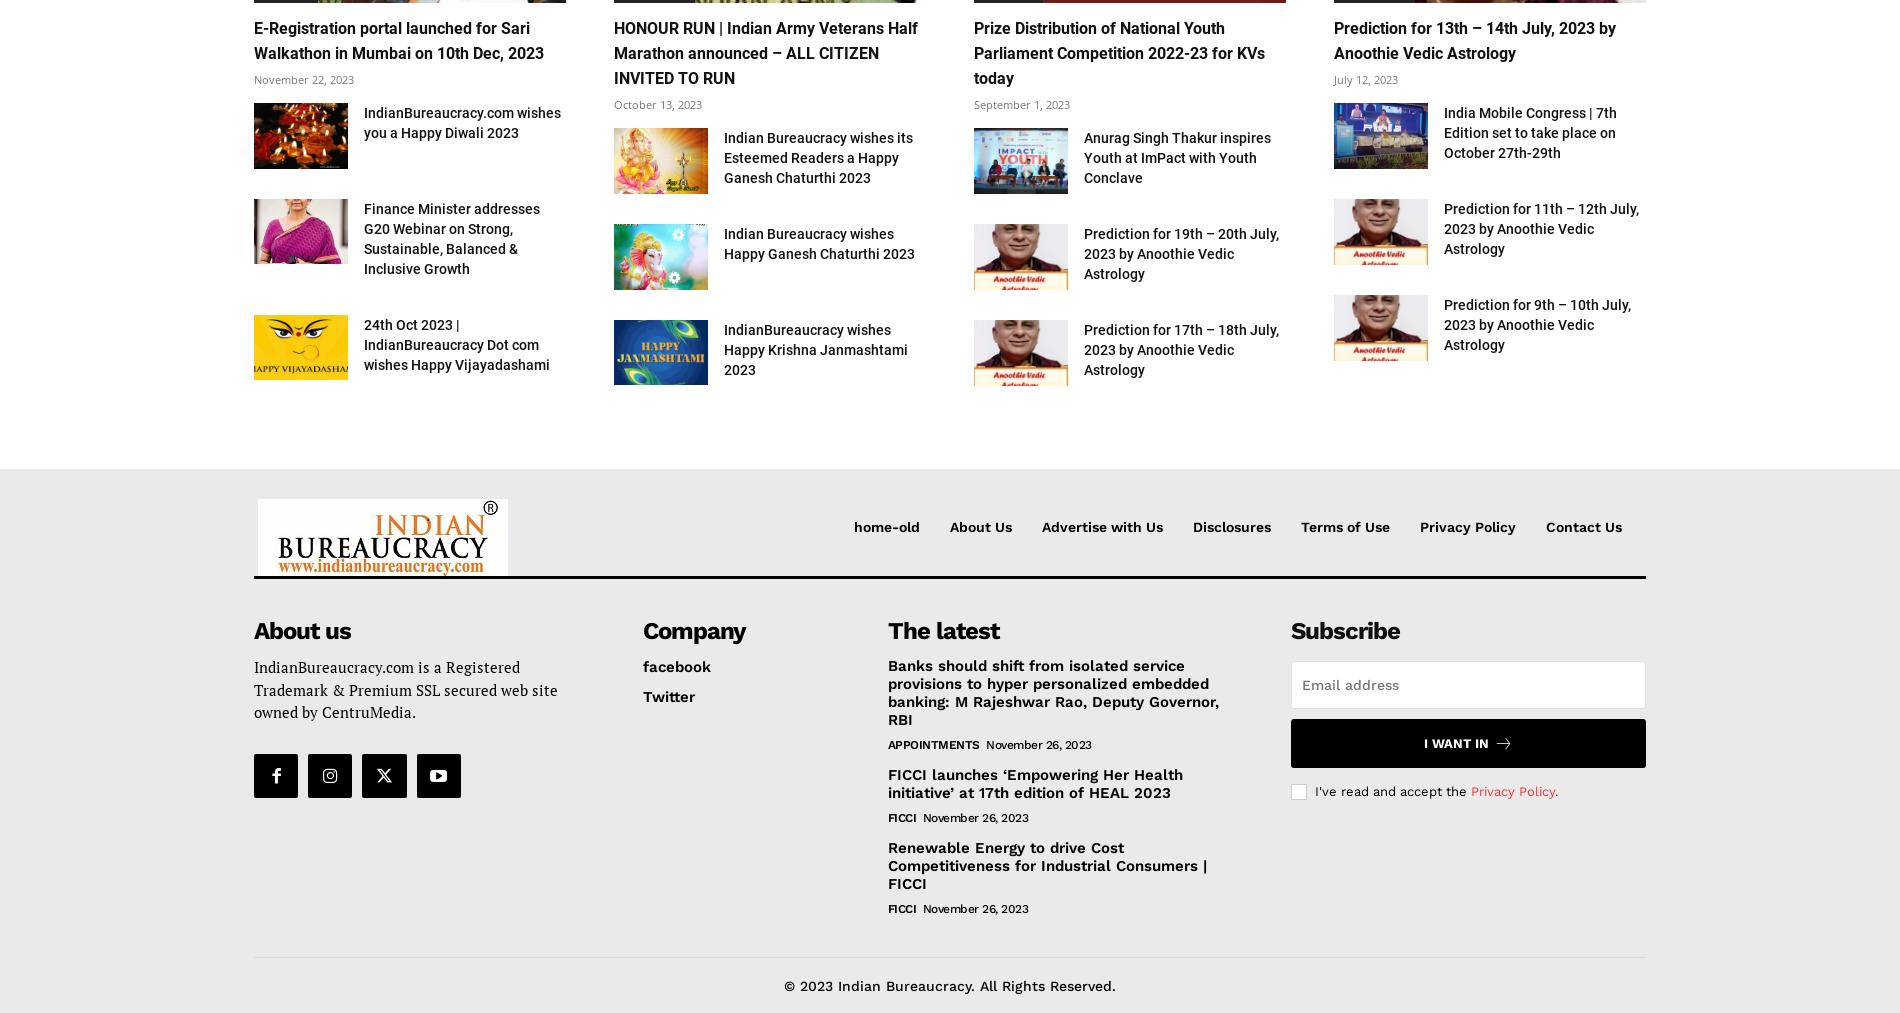 This screenshot has width=1900, height=1013. I want to click on 'October 13, 2023', so click(657, 104).